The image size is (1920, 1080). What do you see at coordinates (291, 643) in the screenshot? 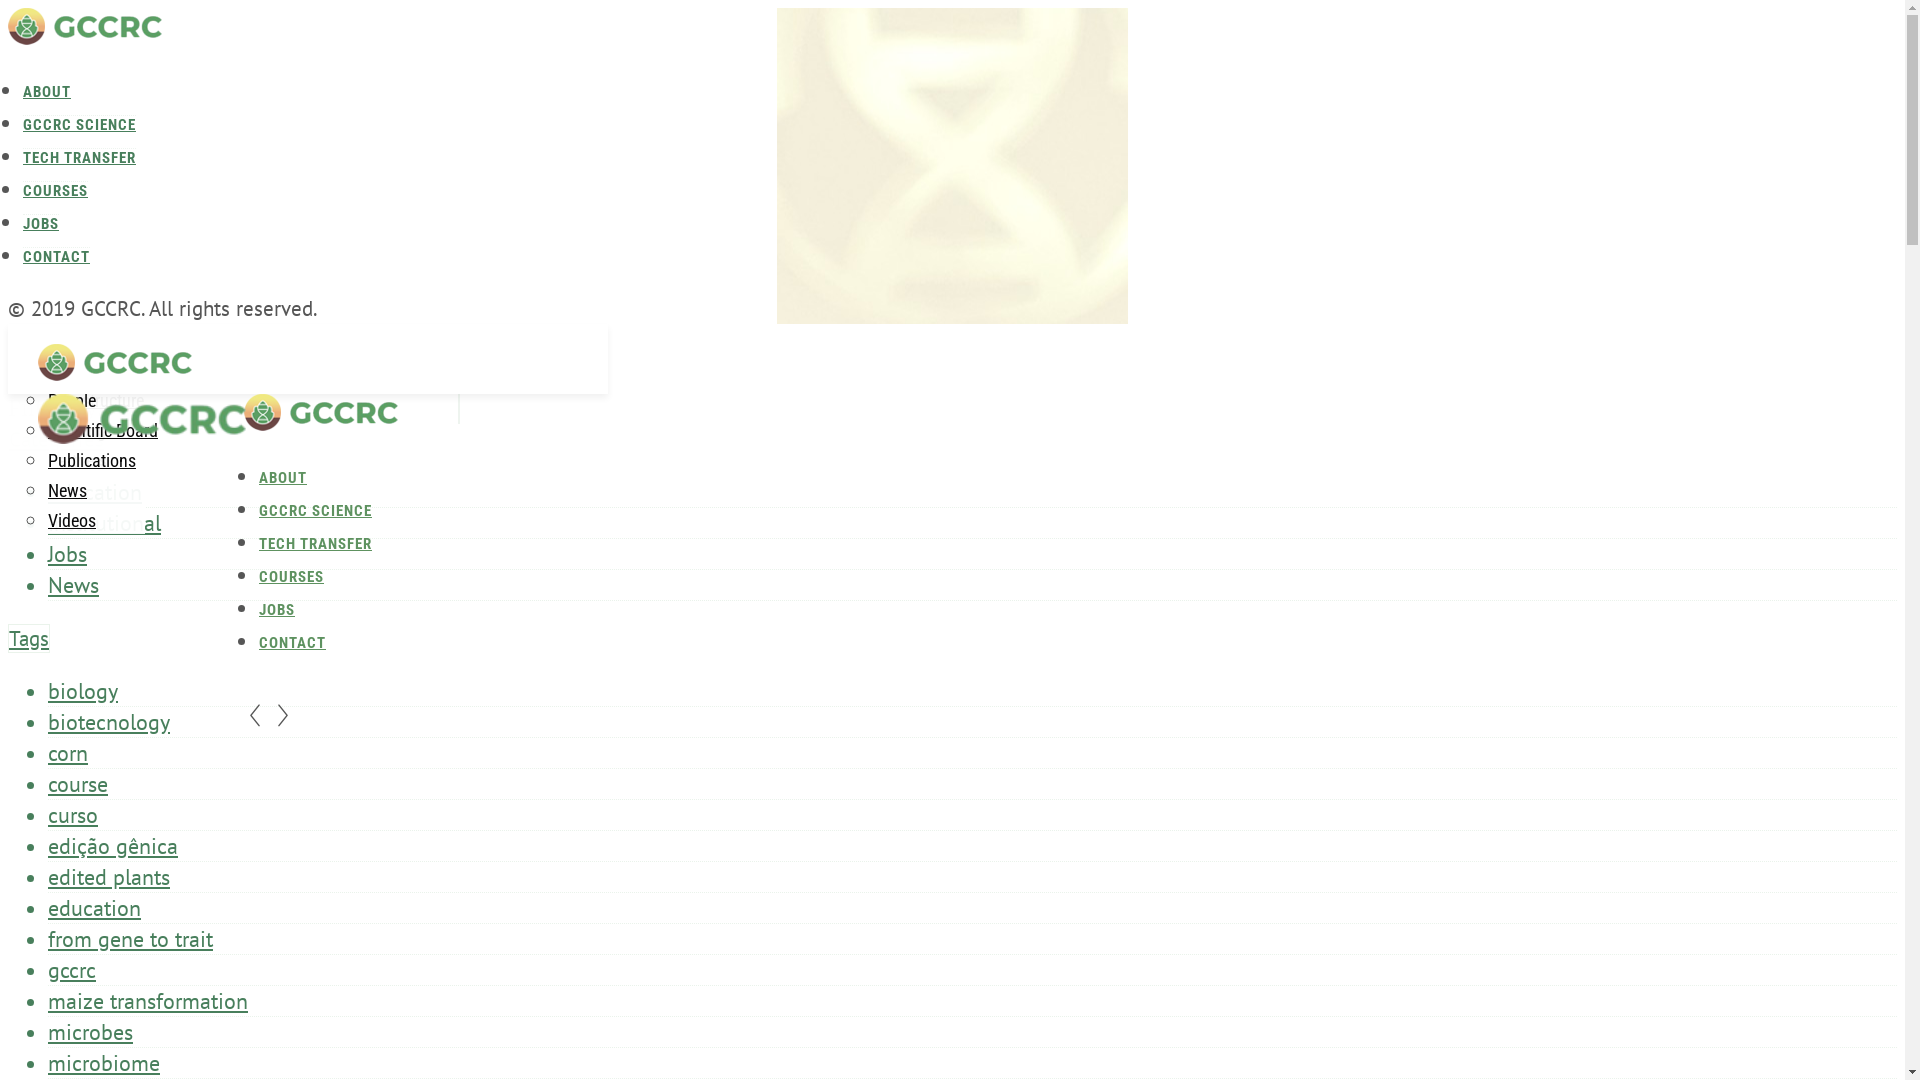
I see `'CONTACT'` at bounding box center [291, 643].